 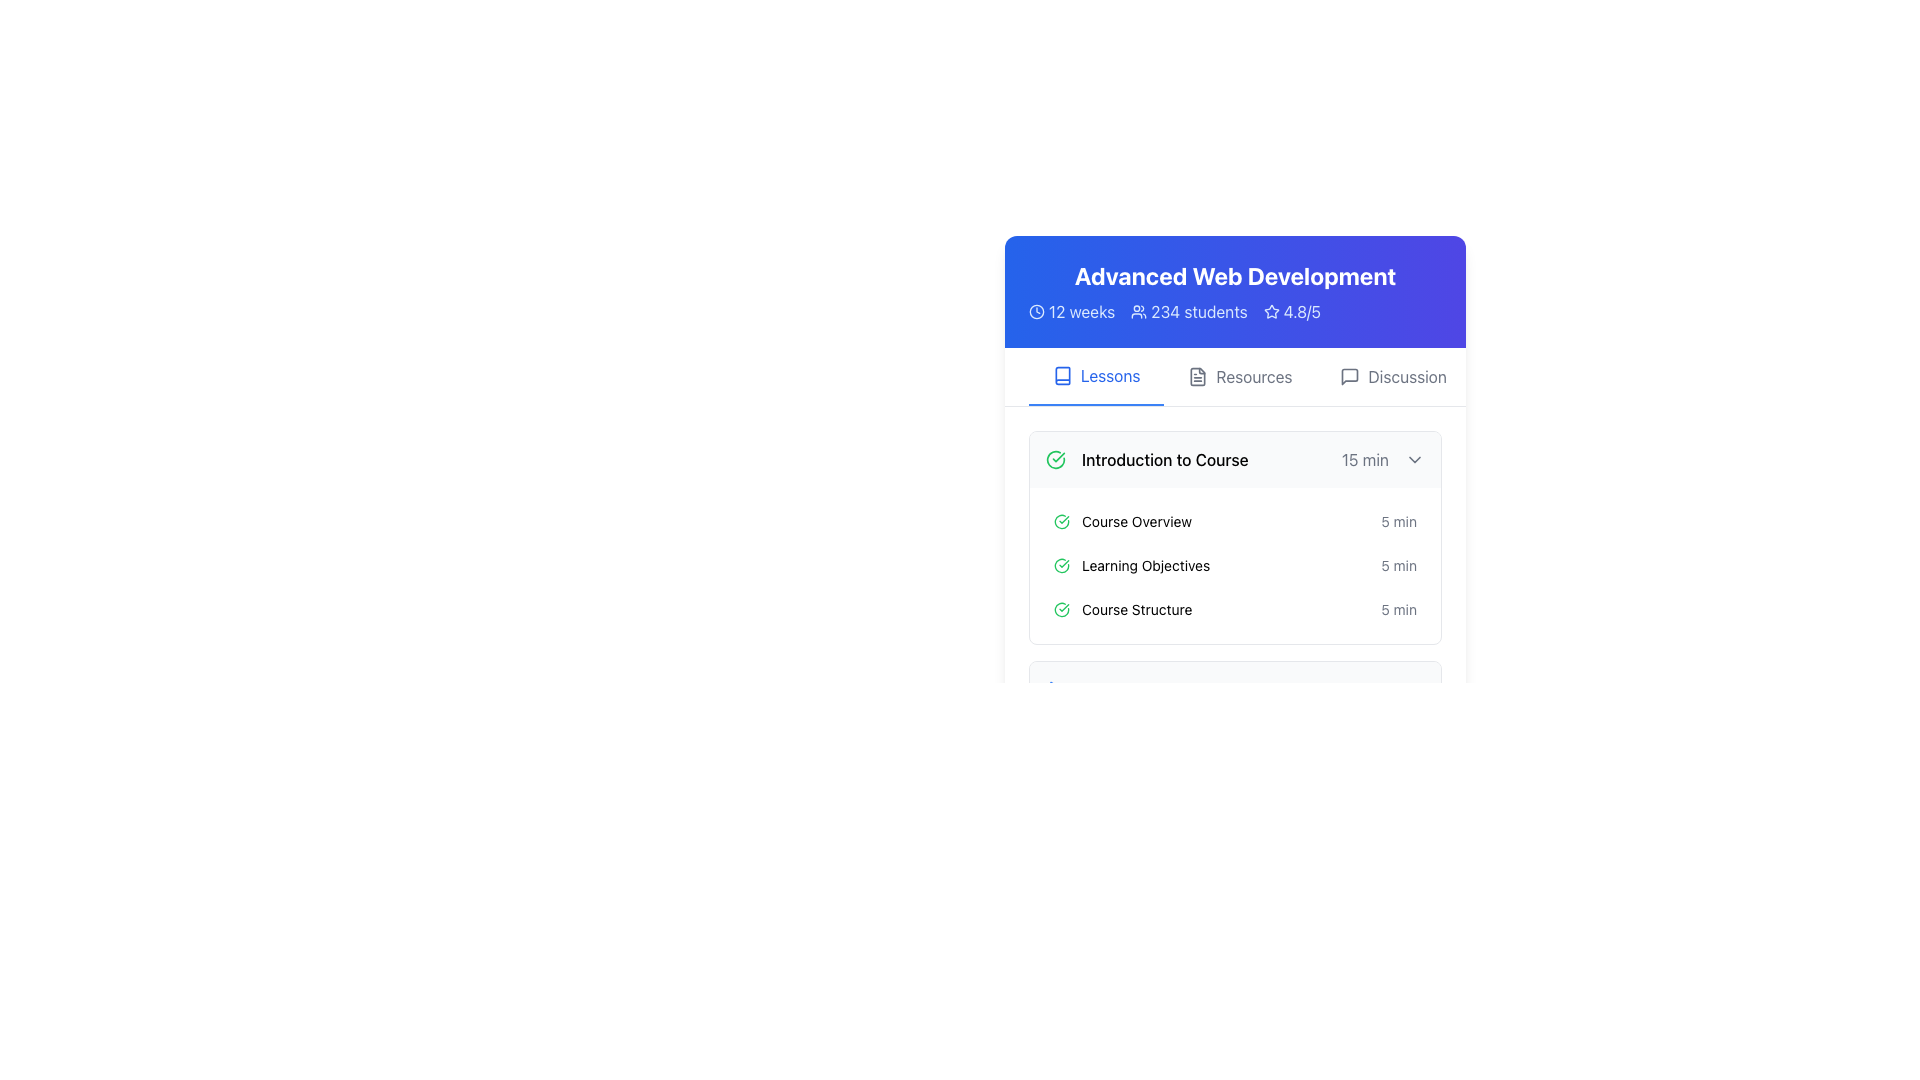 I want to click on duration information from the label displaying '15 min' with a dropdown icon on the far-right side of the 'Introduction to Course' row, so click(x=1382, y=459).